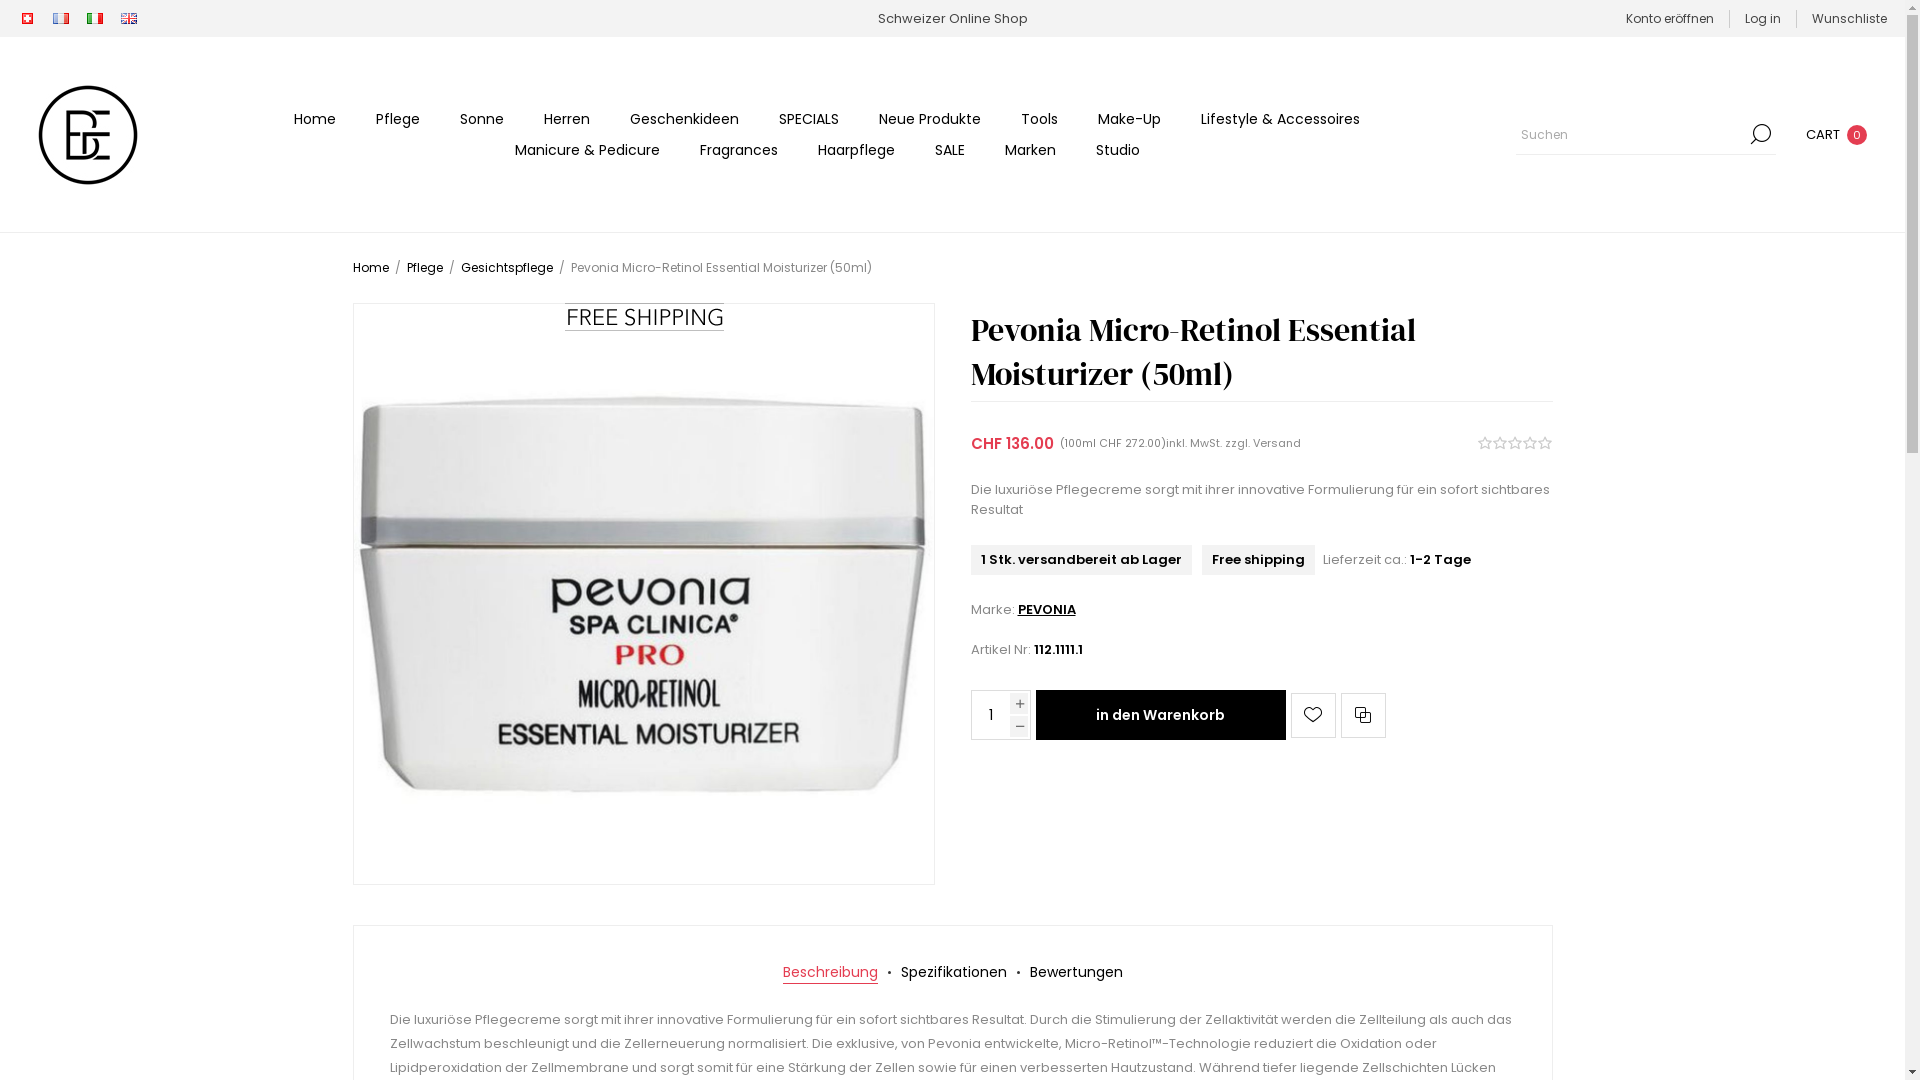 The height and width of the screenshot is (1080, 1920). What do you see at coordinates (128, 18) in the screenshot?
I see `'EN'` at bounding box center [128, 18].